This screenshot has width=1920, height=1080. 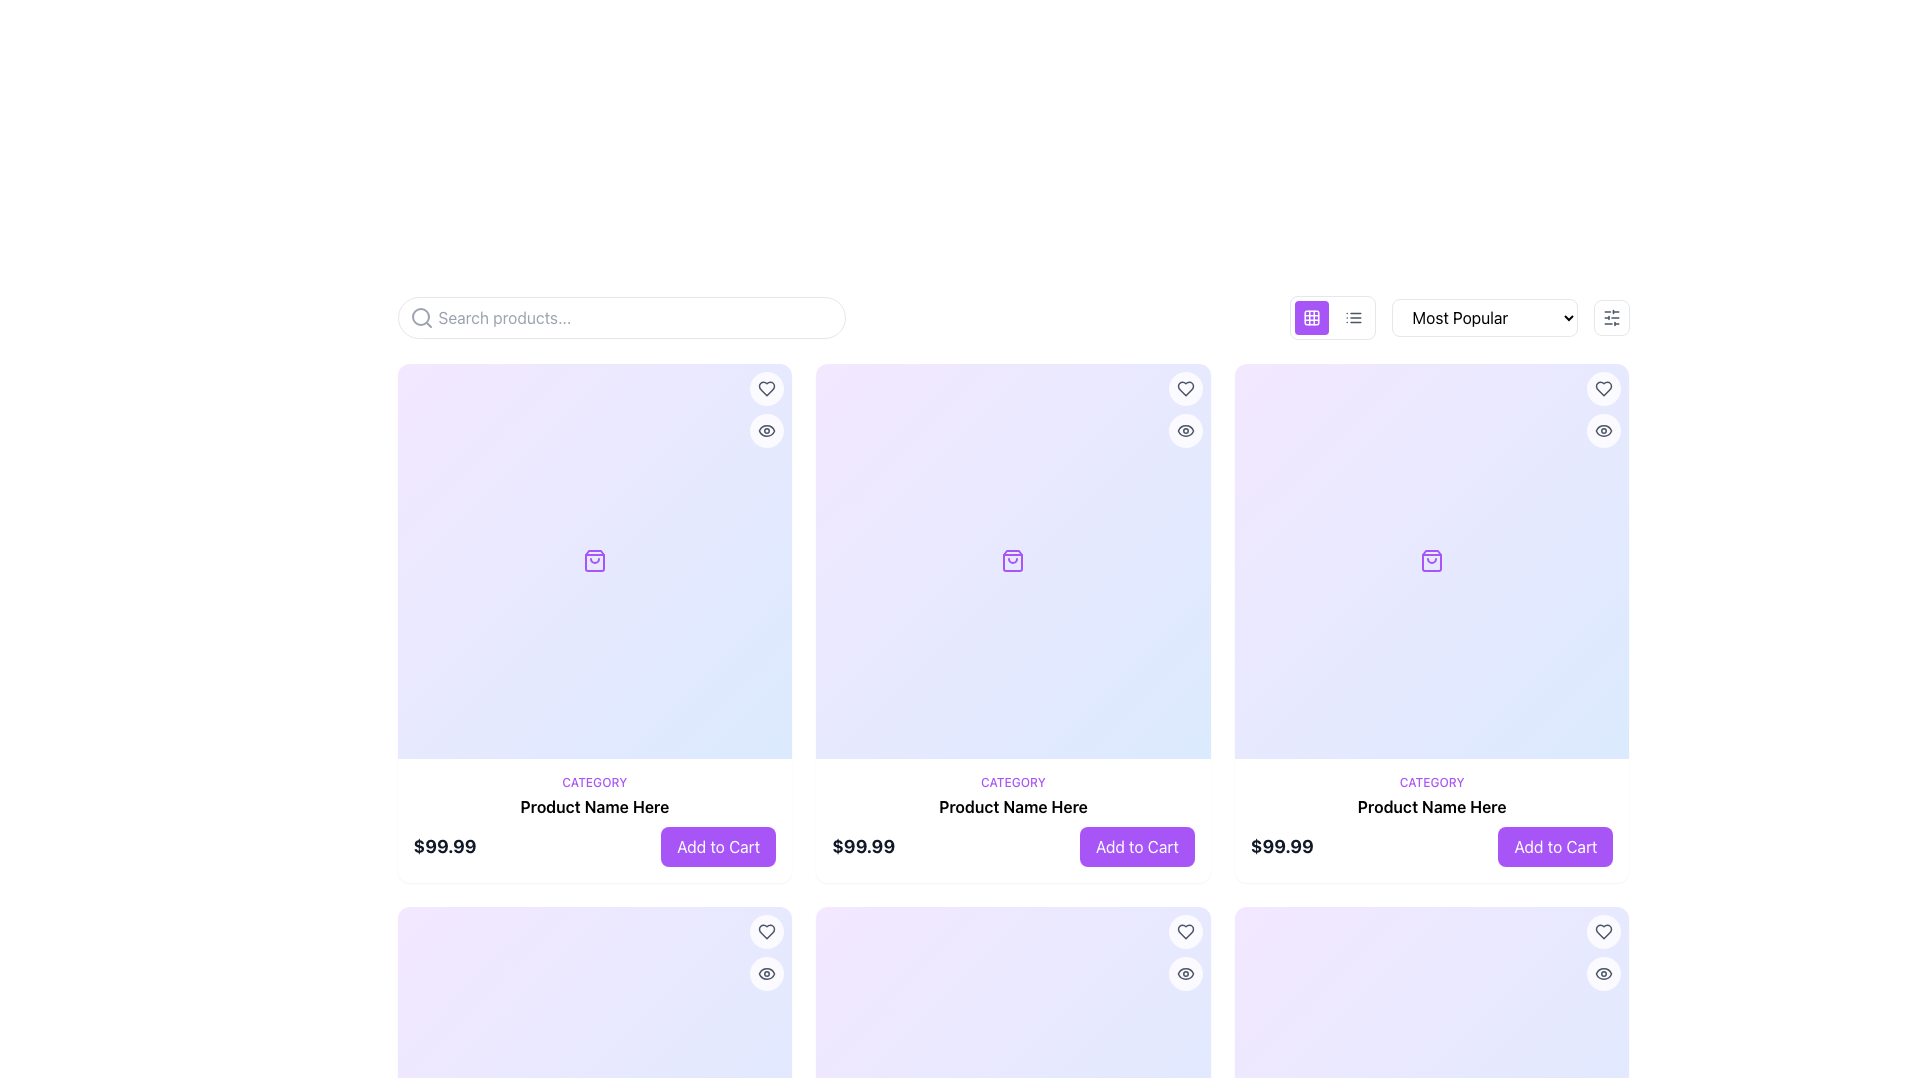 I want to click on the middle element of the 3x3 grid icon, which is a square graphic with rounded corners and a minimalistic design, so click(x=1311, y=316).